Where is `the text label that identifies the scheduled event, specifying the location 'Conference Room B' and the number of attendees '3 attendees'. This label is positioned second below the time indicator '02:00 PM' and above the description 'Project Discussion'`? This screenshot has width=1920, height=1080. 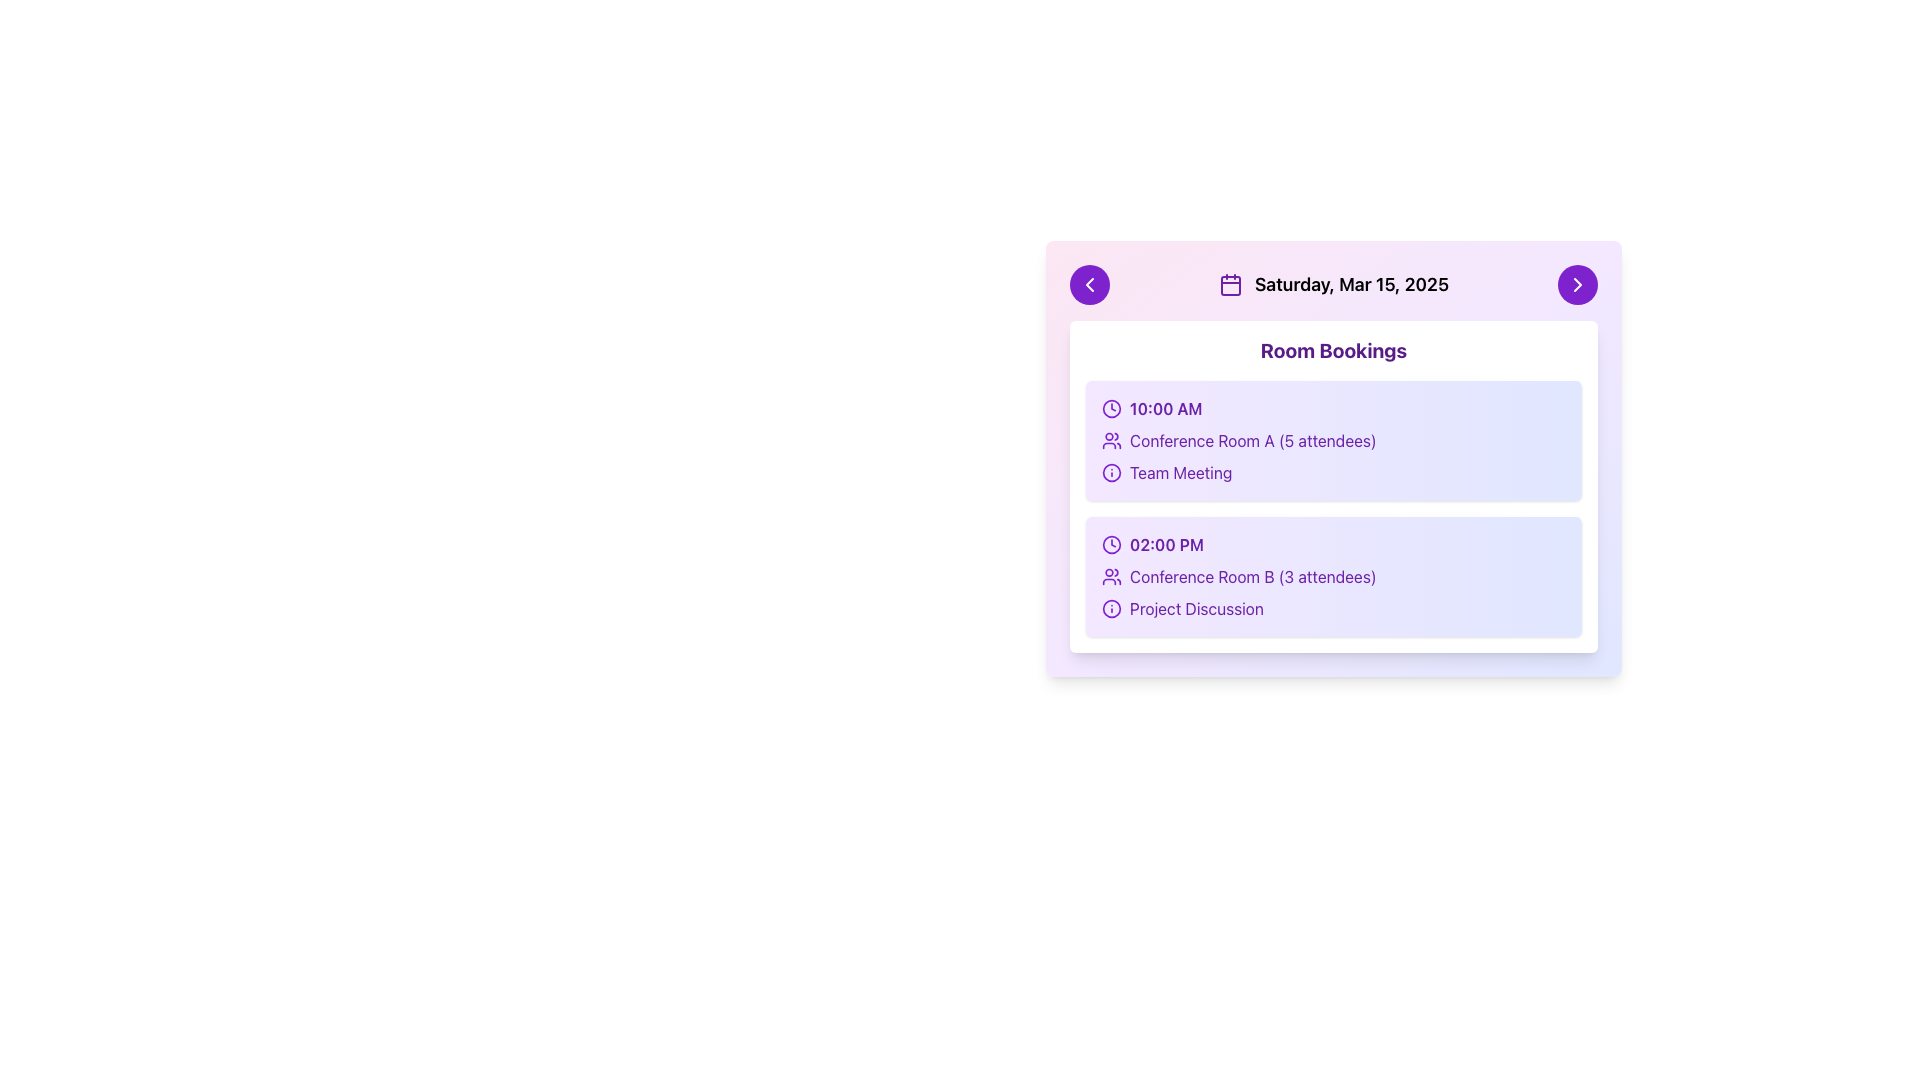
the text label that identifies the scheduled event, specifying the location 'Conference Room B' and the number of attendees '3 attendees'. This label is positioned second below the time indicator '02:00 PM' and above the description 'Project Discussion' is located at coordinates (1334, 577).